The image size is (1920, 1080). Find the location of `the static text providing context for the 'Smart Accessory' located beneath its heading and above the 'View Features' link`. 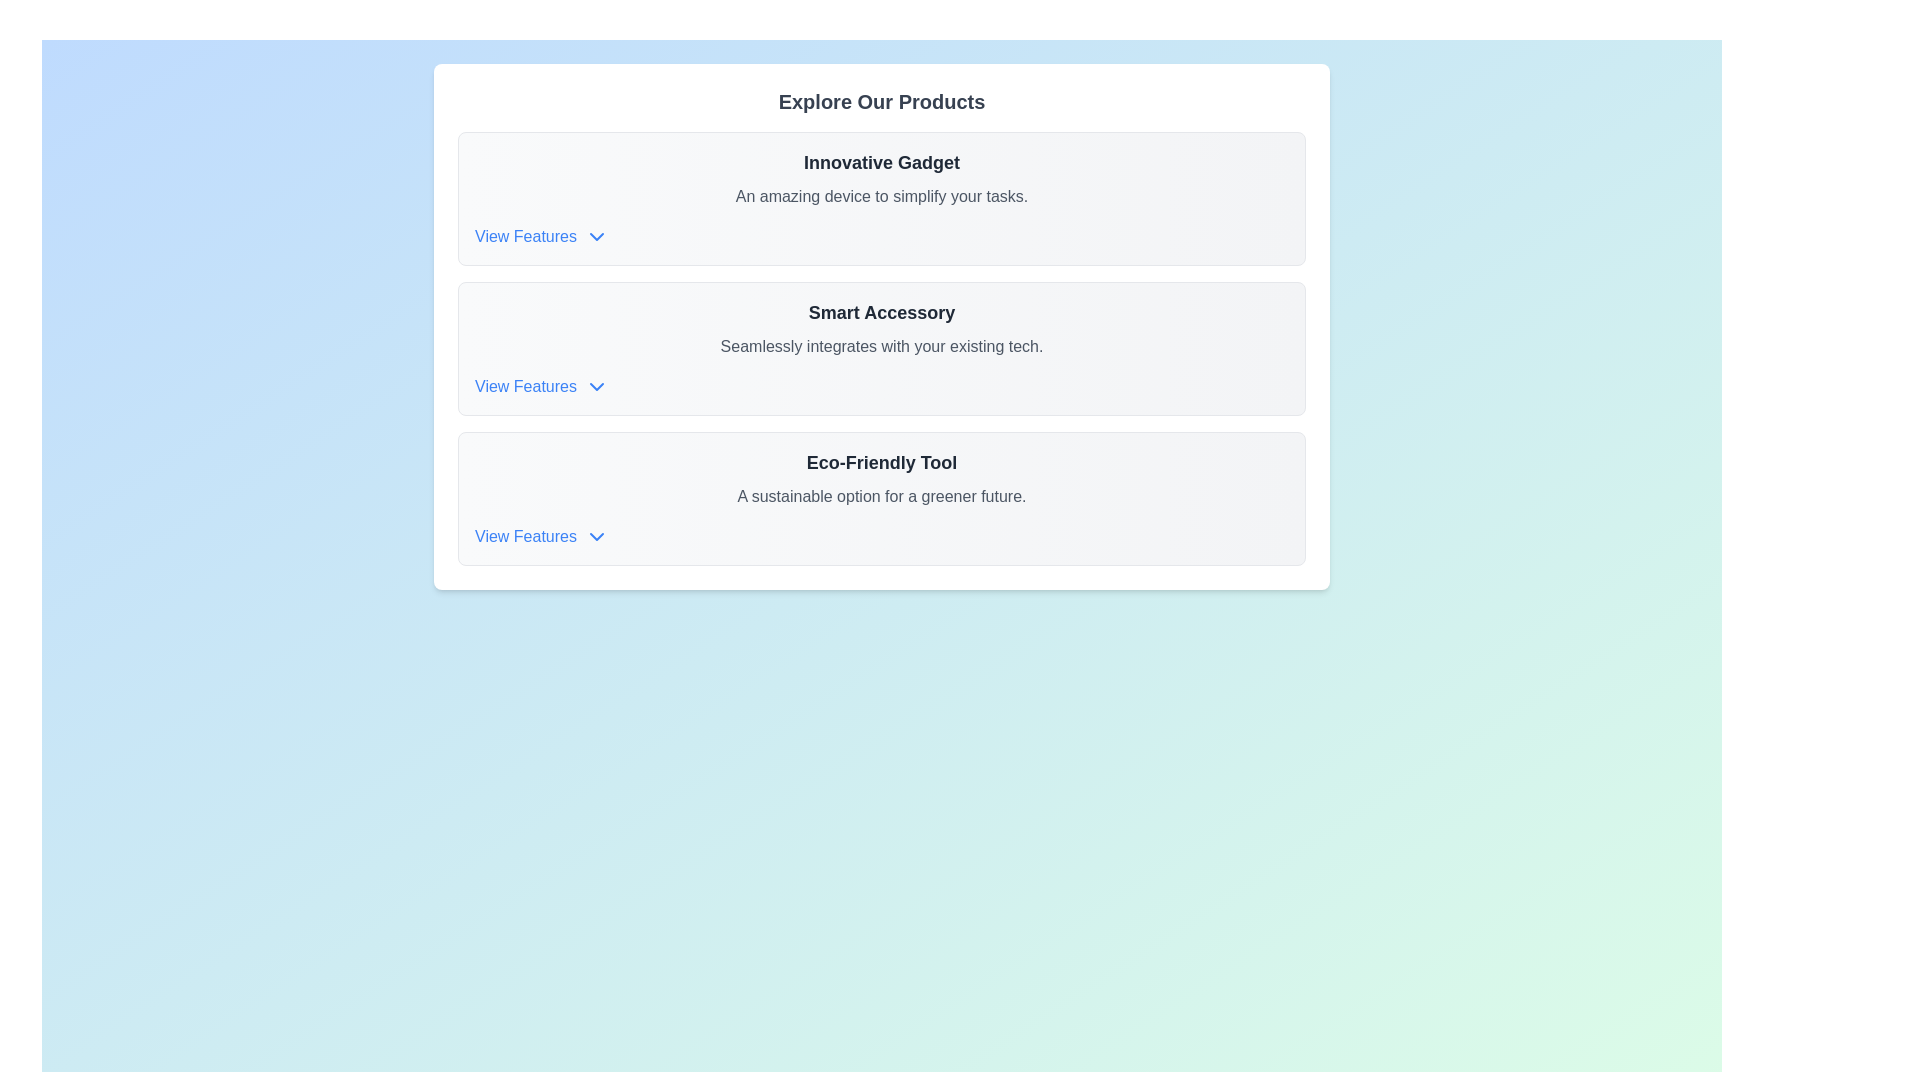

the static text providing context for the 'Smart Accessory' located beneath its heading and above the 'View Features' link is located at coordinates (881, 346).